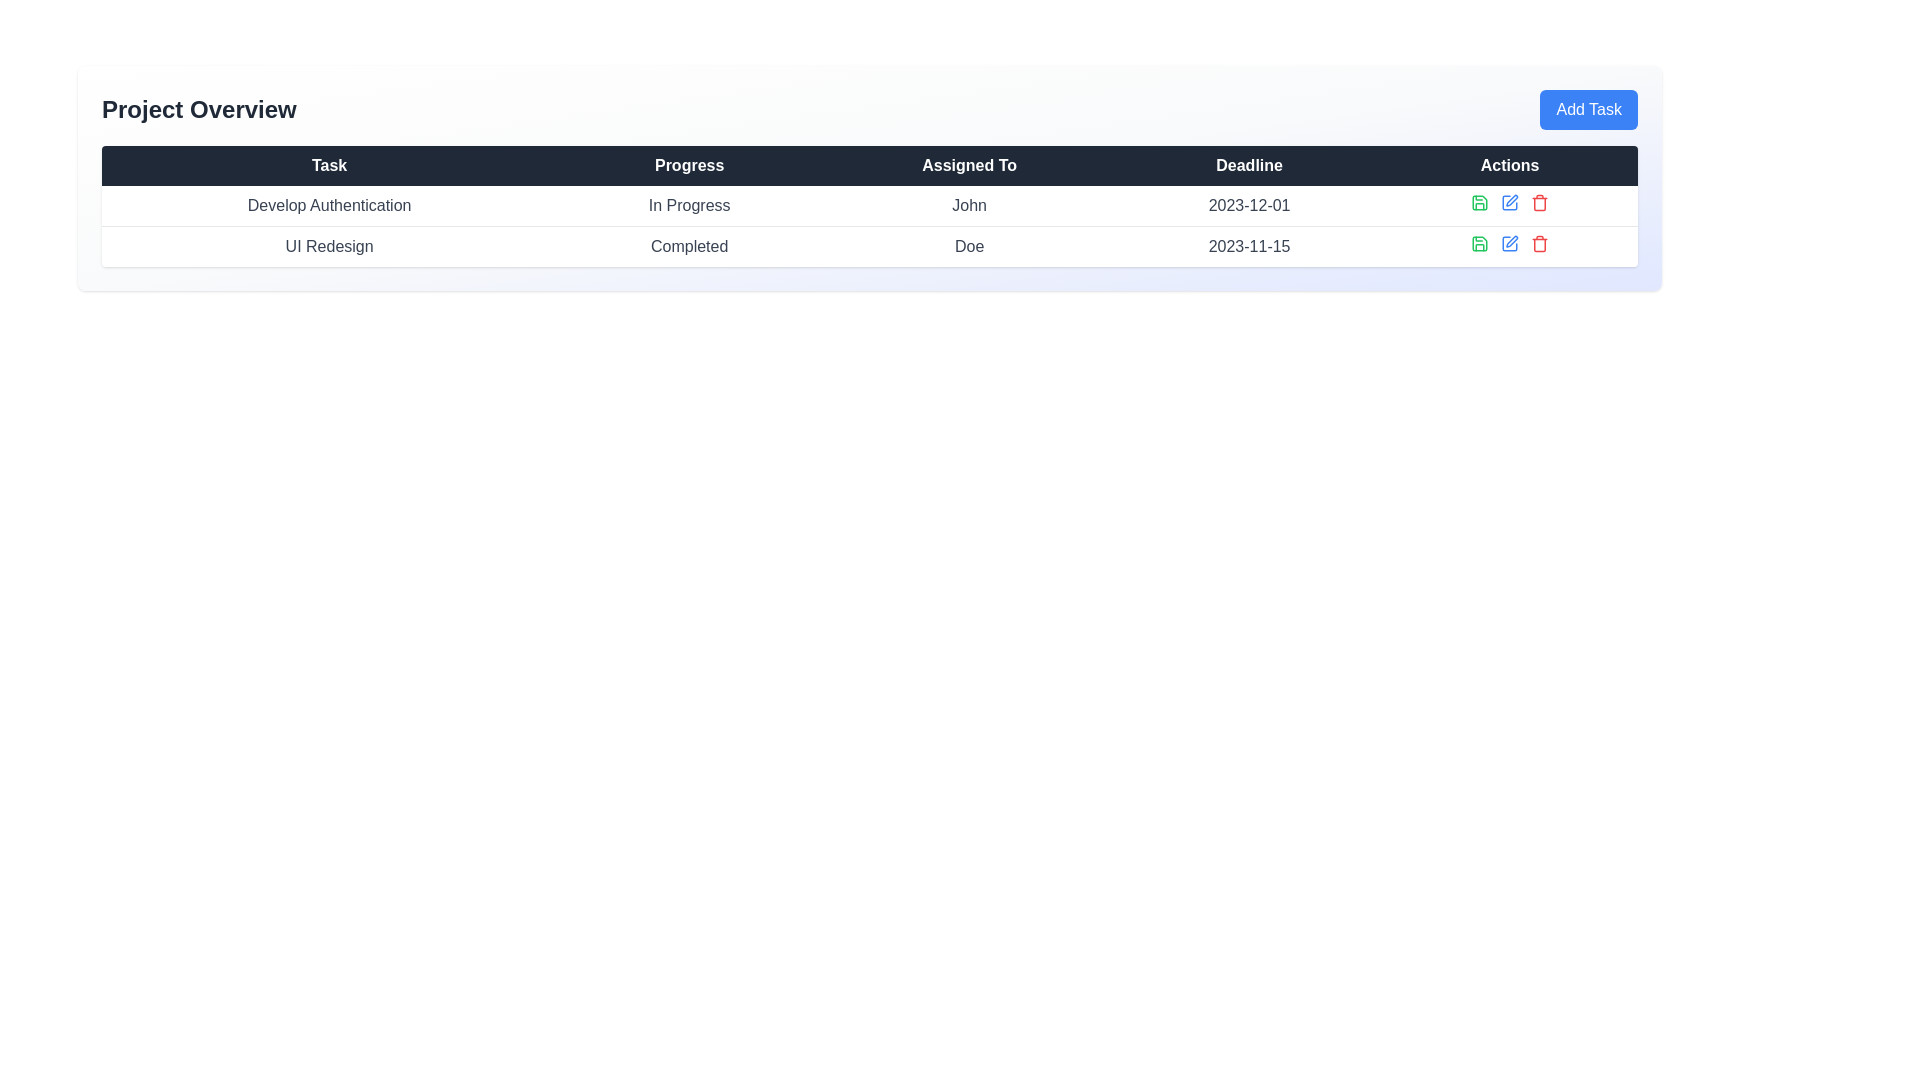  I want to click on the edit icon button located in the 'Actions' column of the task 'Develop Authentication' in the table interface, so click(1512, 200).